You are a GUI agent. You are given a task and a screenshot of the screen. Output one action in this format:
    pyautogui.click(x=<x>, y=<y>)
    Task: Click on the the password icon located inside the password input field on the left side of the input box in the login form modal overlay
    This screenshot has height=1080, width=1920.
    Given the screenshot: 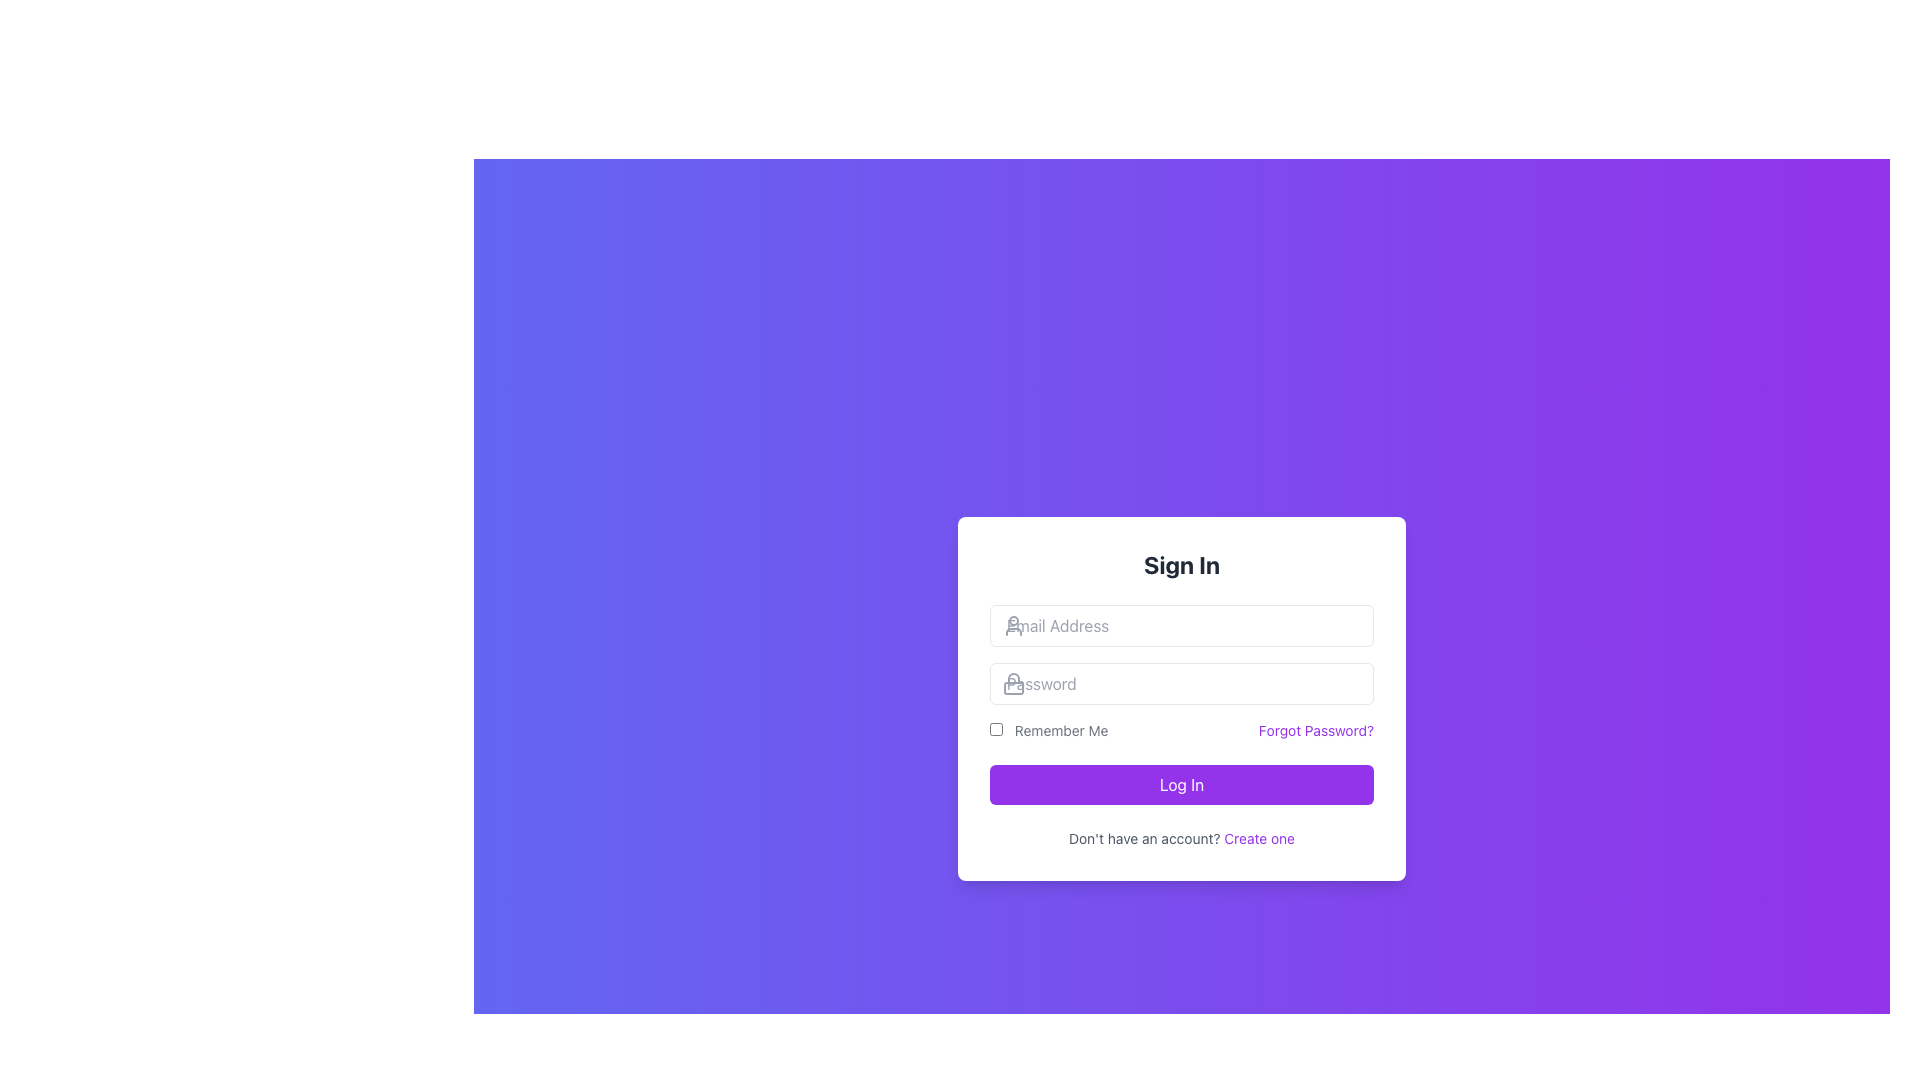 What is the action you would take?
    pyautogui.click(x=1013, y=682)
    